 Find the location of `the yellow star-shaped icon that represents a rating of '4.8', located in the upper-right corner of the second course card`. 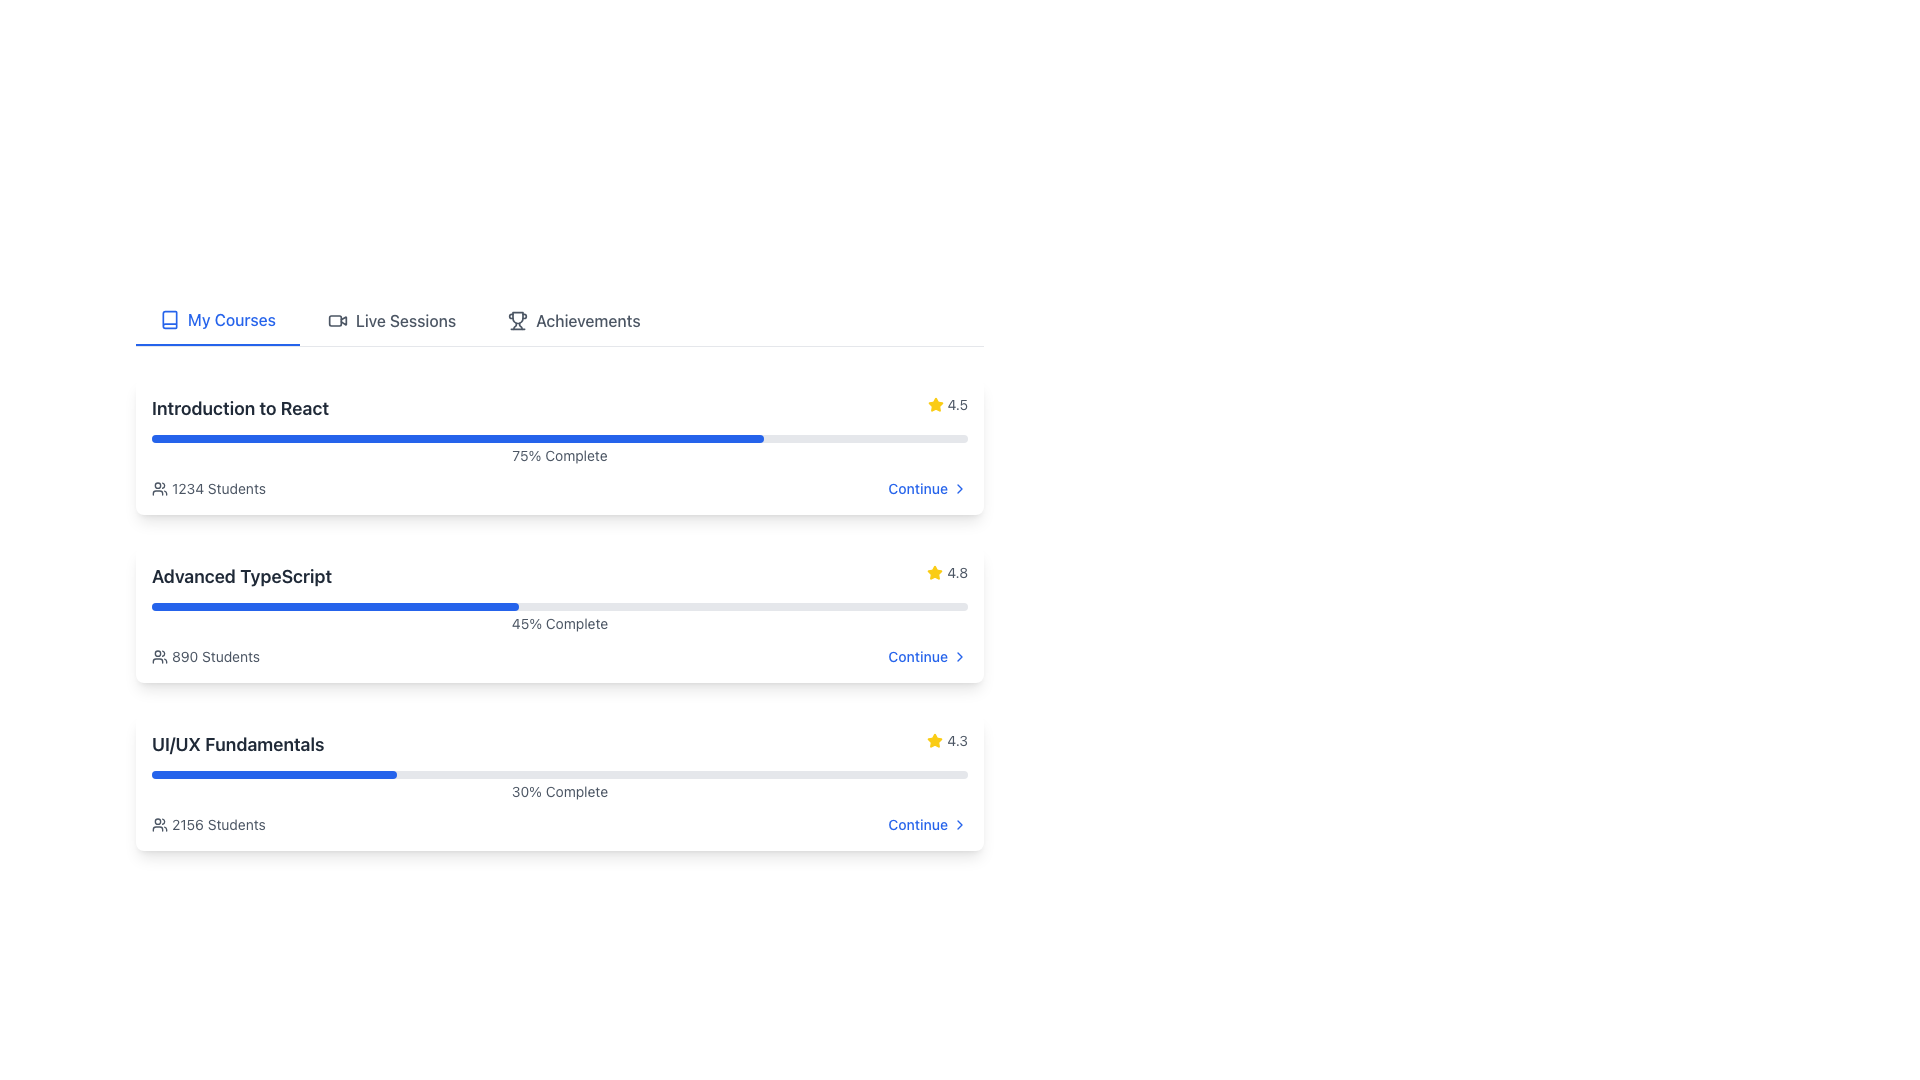

the yellow star-shaped icon that represents a rating of '4.8', located in the upper-right corner of the second course card is located at coordinates (934, 573).